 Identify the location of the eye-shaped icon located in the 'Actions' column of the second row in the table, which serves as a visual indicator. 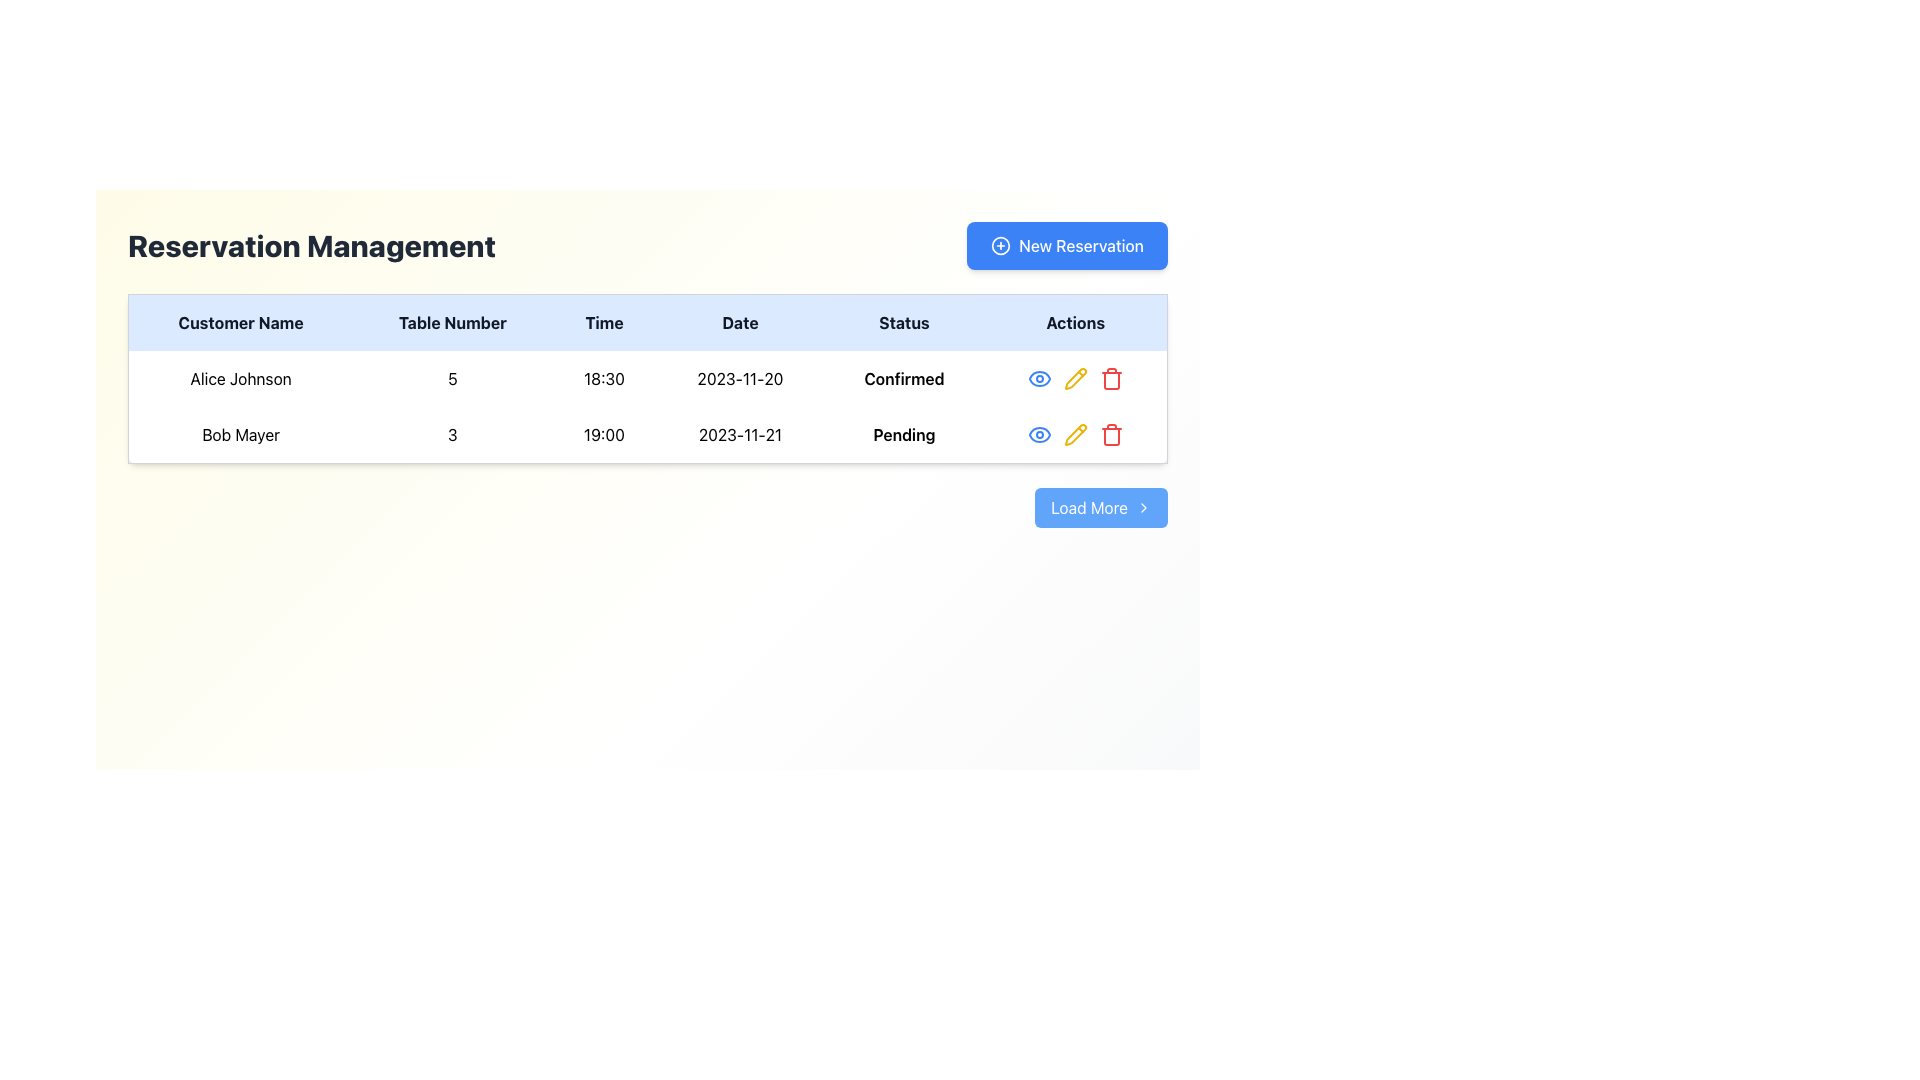
(1039, 378).